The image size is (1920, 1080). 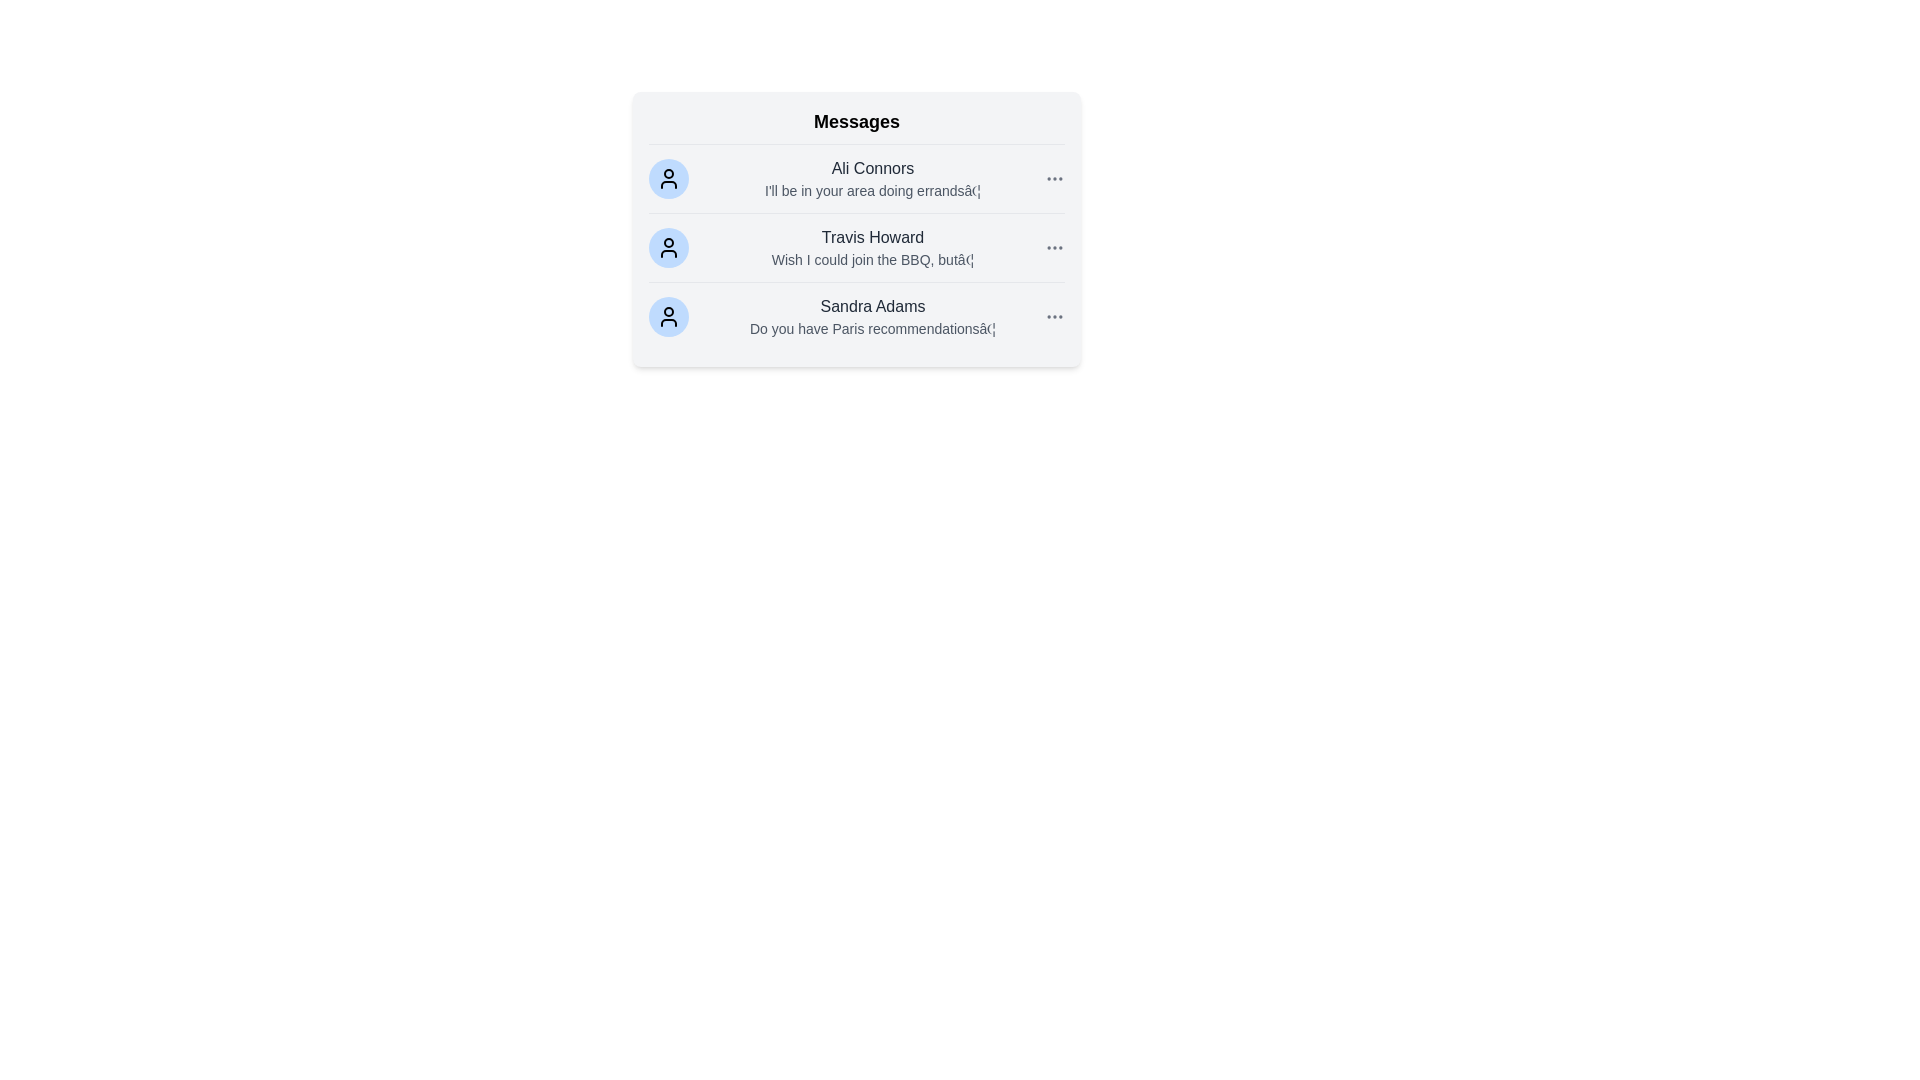 What do you see at coordinates (873, 315) in the screenshot?
I see `the Message Preview Entry displaying 'Sandra Adams' and the message snippet 'Do you have Paris recommendations…'` at bounding box center [873, 315].